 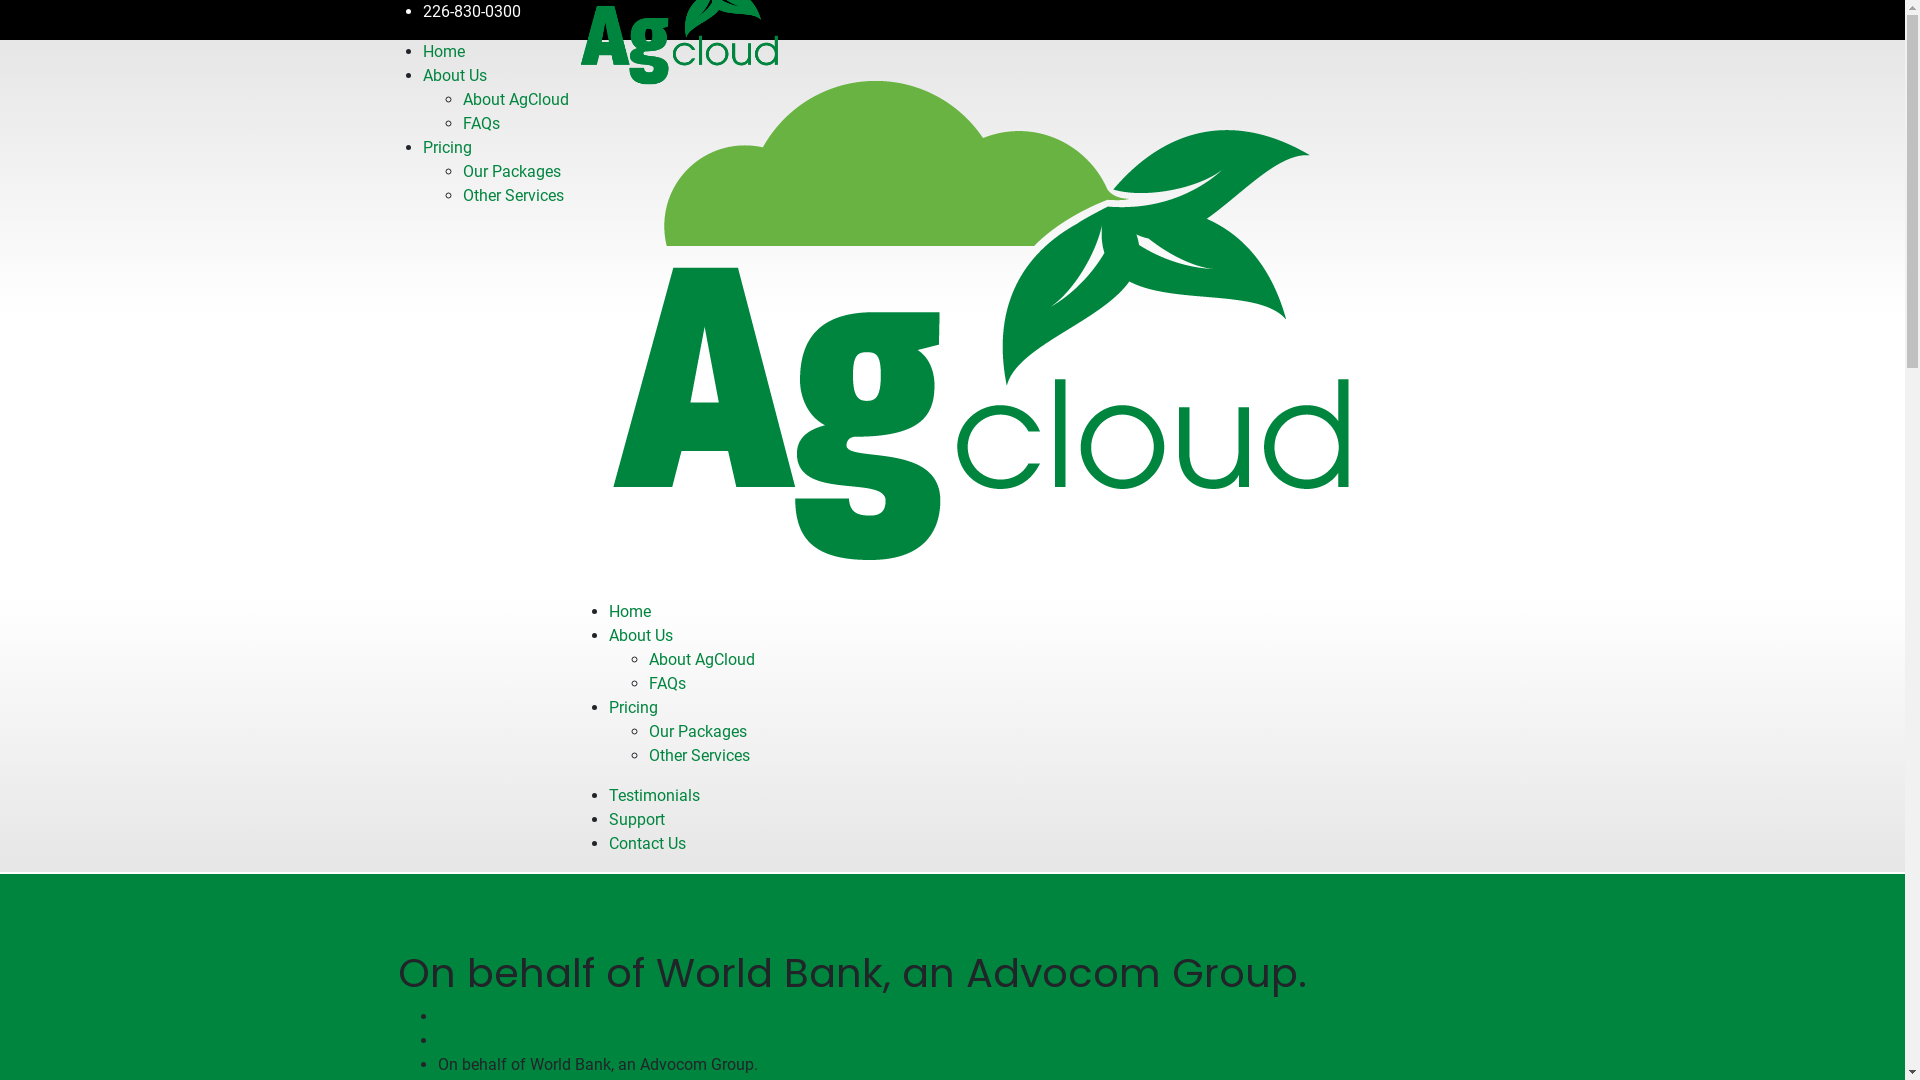 What do you see at coordinates (421, 74) in the screenshot?
I see `'About Us'` at bounding box center [421, 74].